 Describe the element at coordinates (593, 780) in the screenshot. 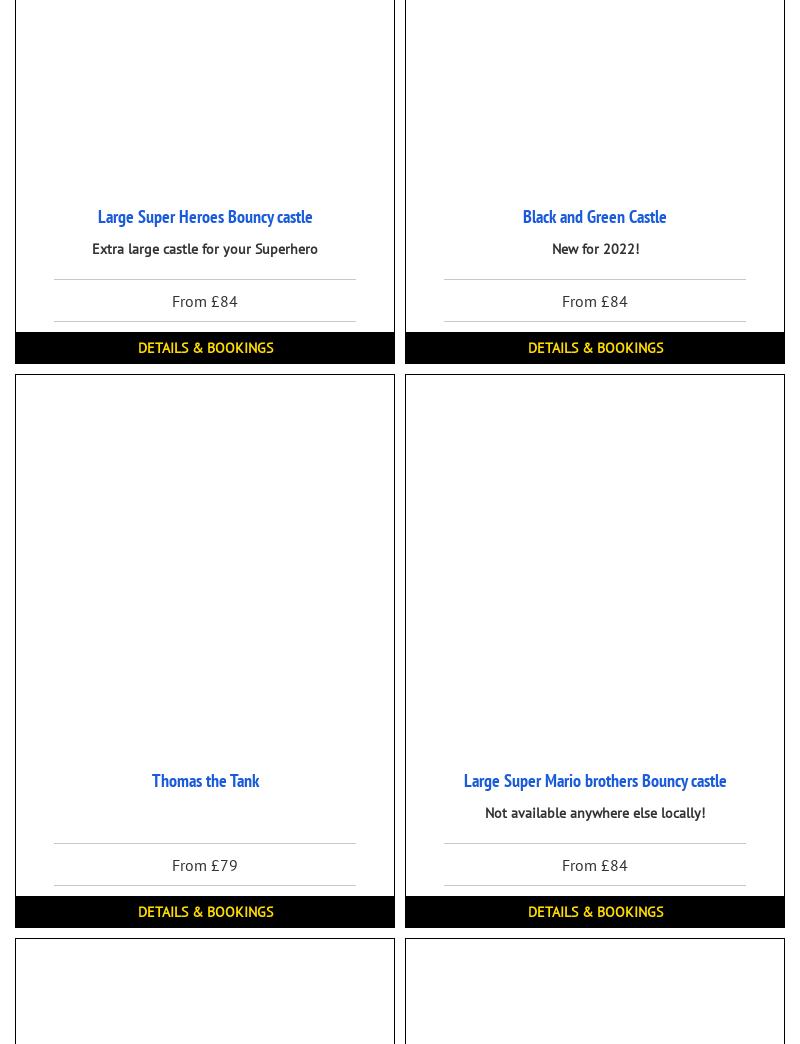

I see `'Large Super Mario brothers Bouncy castle'` at that location.